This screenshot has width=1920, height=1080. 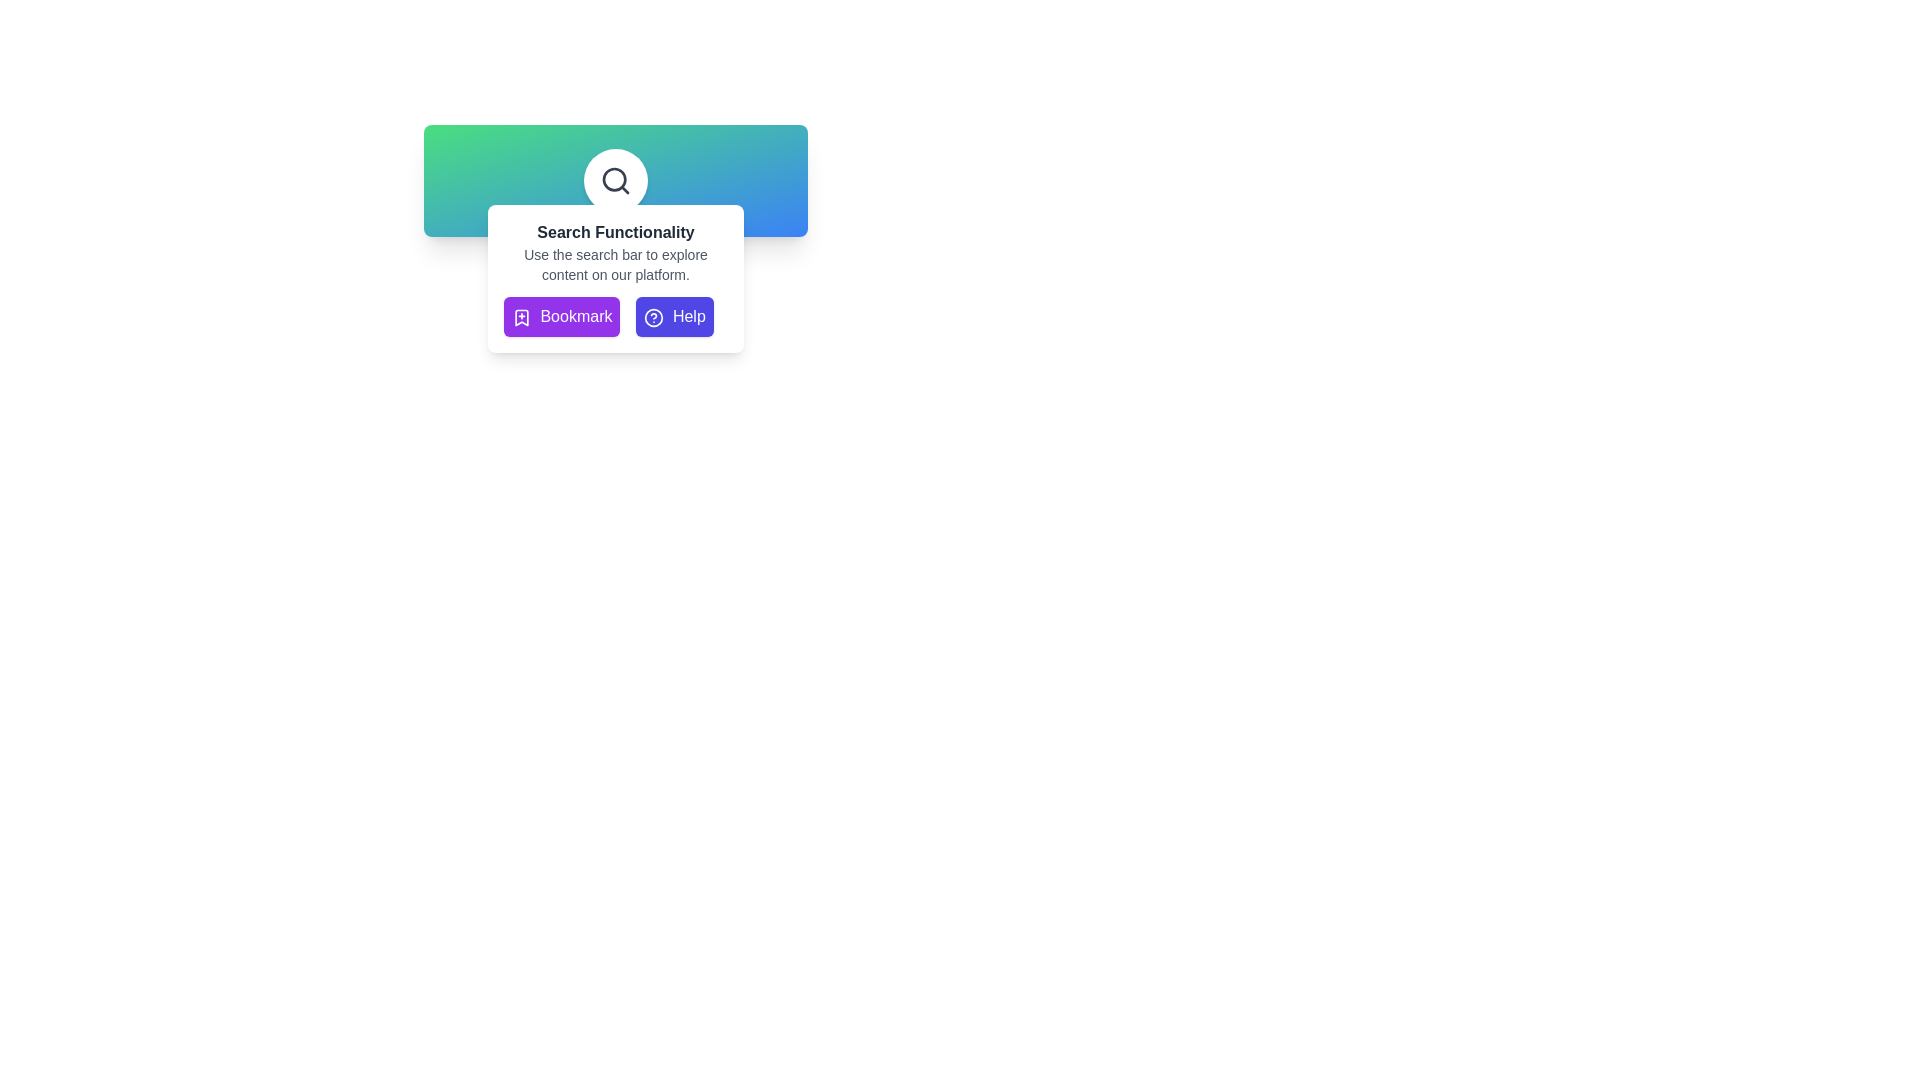 What do you see at coordinates (614, 181) in the screenshot?
I see `the dark gray magnifying glass icon representing the search functionality` at bounding box center [614, 181].